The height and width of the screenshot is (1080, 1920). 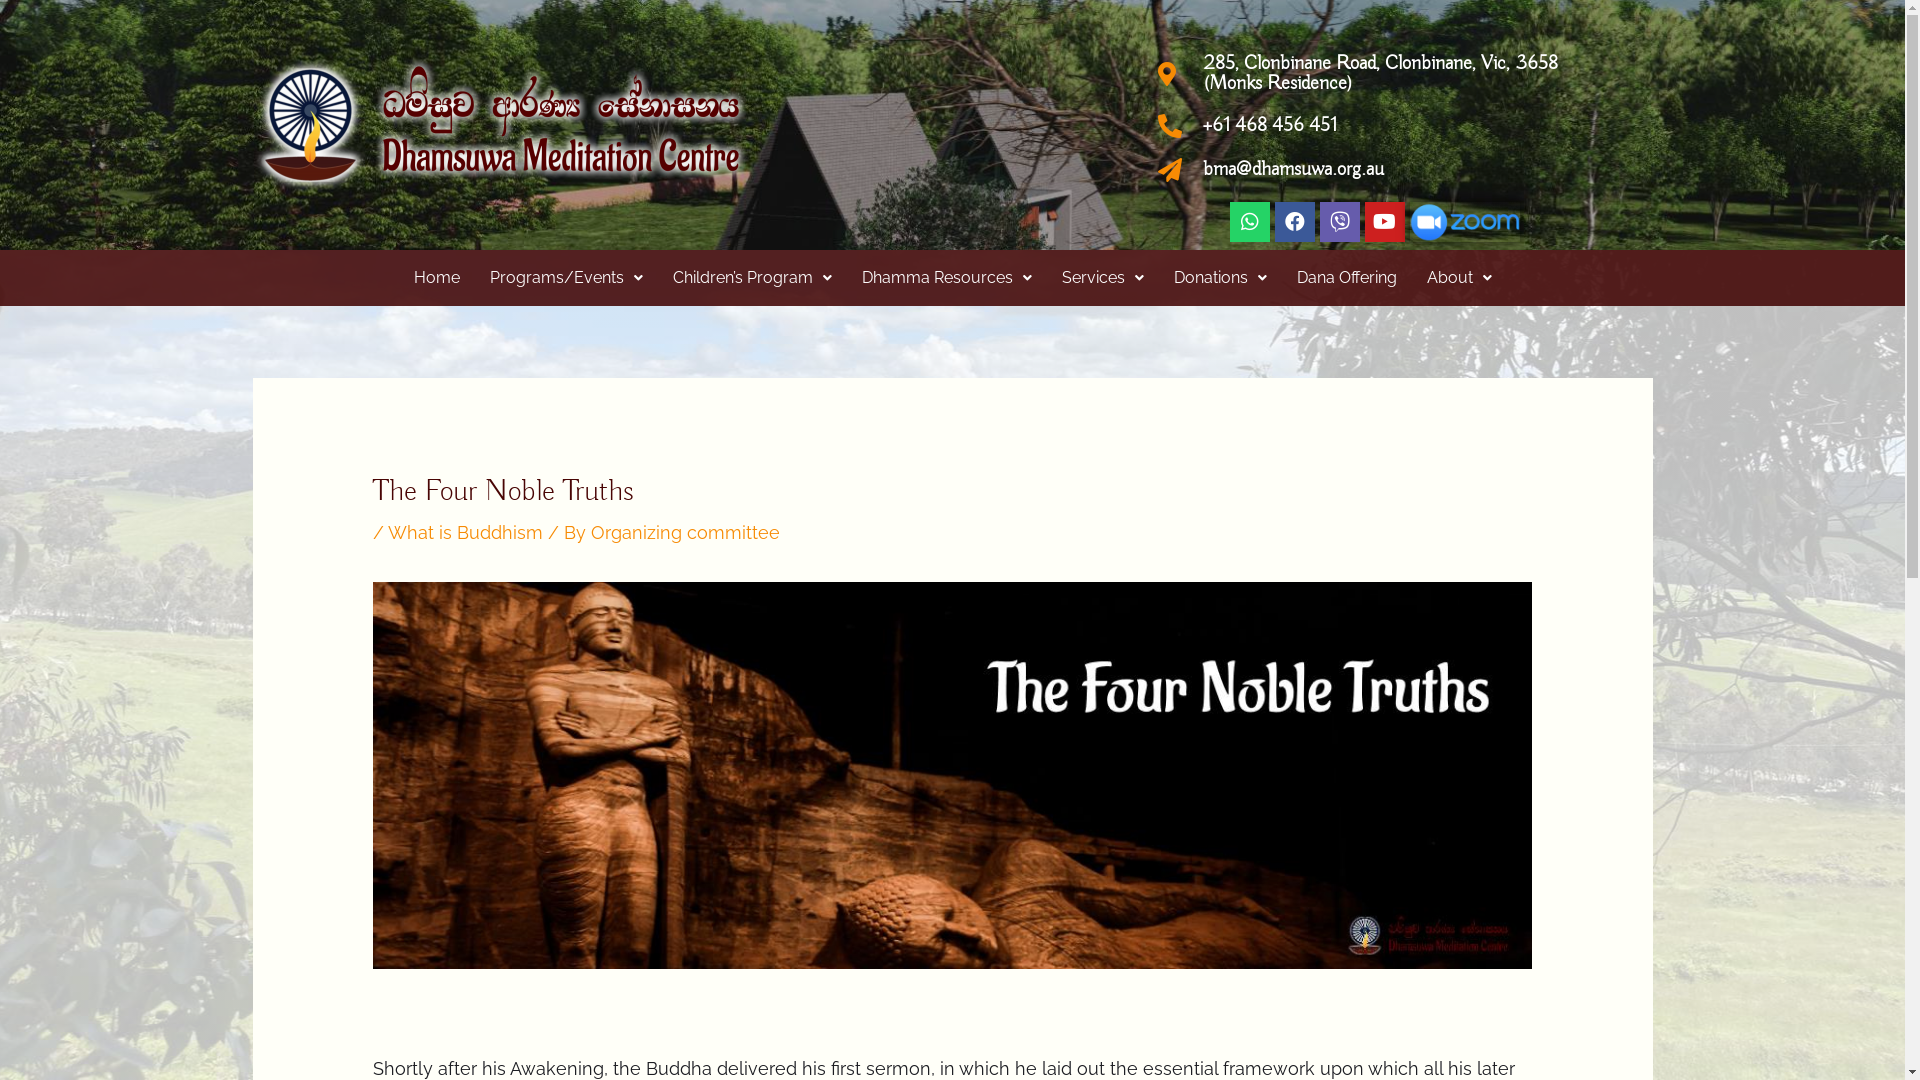 What do you see at coordinates (464, 531) in the screenshot?
I see `'What is Buddhism'` at bounding box center [464, 531].